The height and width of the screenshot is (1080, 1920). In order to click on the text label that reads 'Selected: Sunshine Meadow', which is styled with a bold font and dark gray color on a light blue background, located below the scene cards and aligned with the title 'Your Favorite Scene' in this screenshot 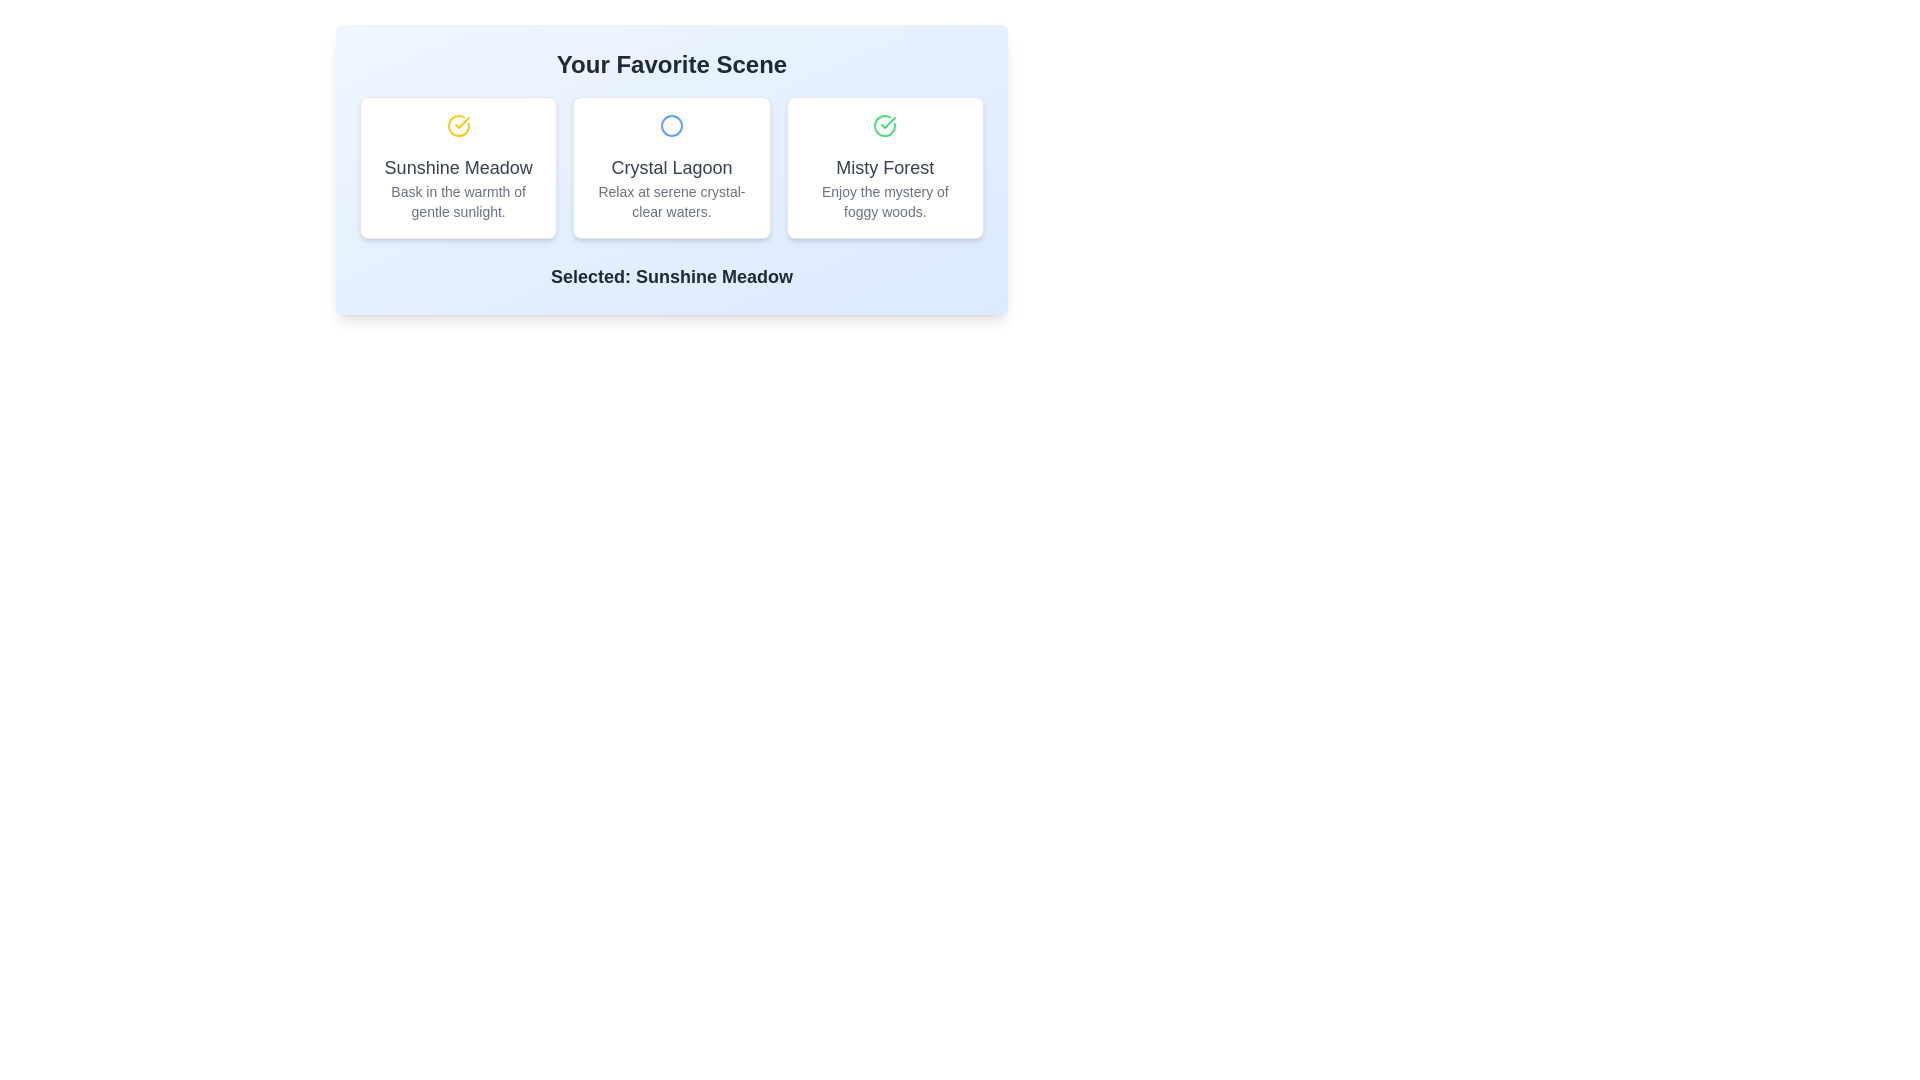, I will do `click(672, 277)`.